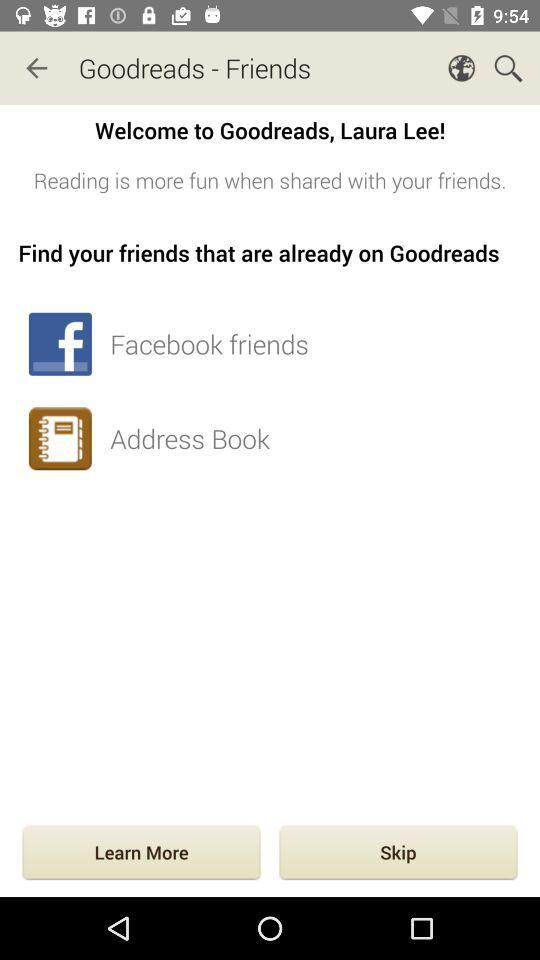  I want to click on the item next to the learn more icon, so click(398, 853).